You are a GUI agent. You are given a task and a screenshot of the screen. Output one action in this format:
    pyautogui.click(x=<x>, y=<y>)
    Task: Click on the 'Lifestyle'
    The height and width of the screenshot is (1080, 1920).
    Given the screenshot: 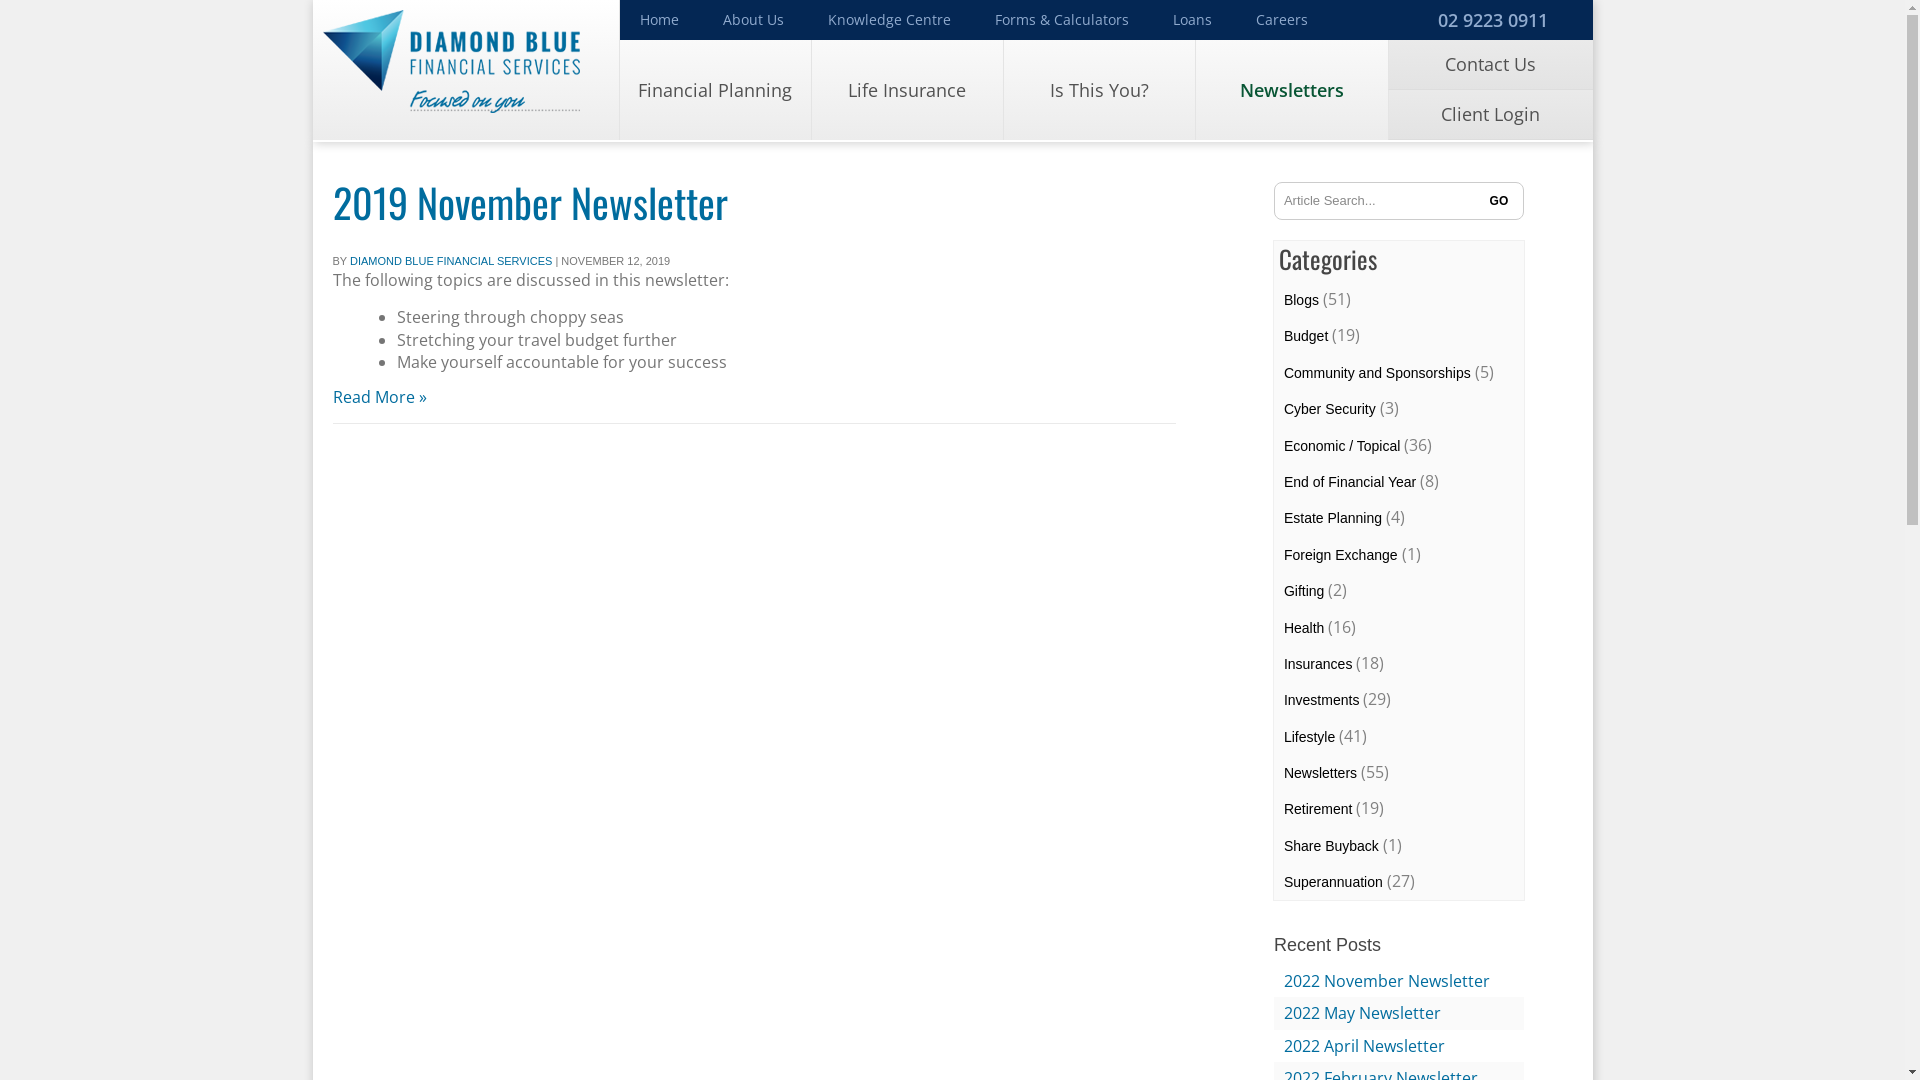 What is the action you would take?
    pyautogui.click(x=1283, y=736)
    